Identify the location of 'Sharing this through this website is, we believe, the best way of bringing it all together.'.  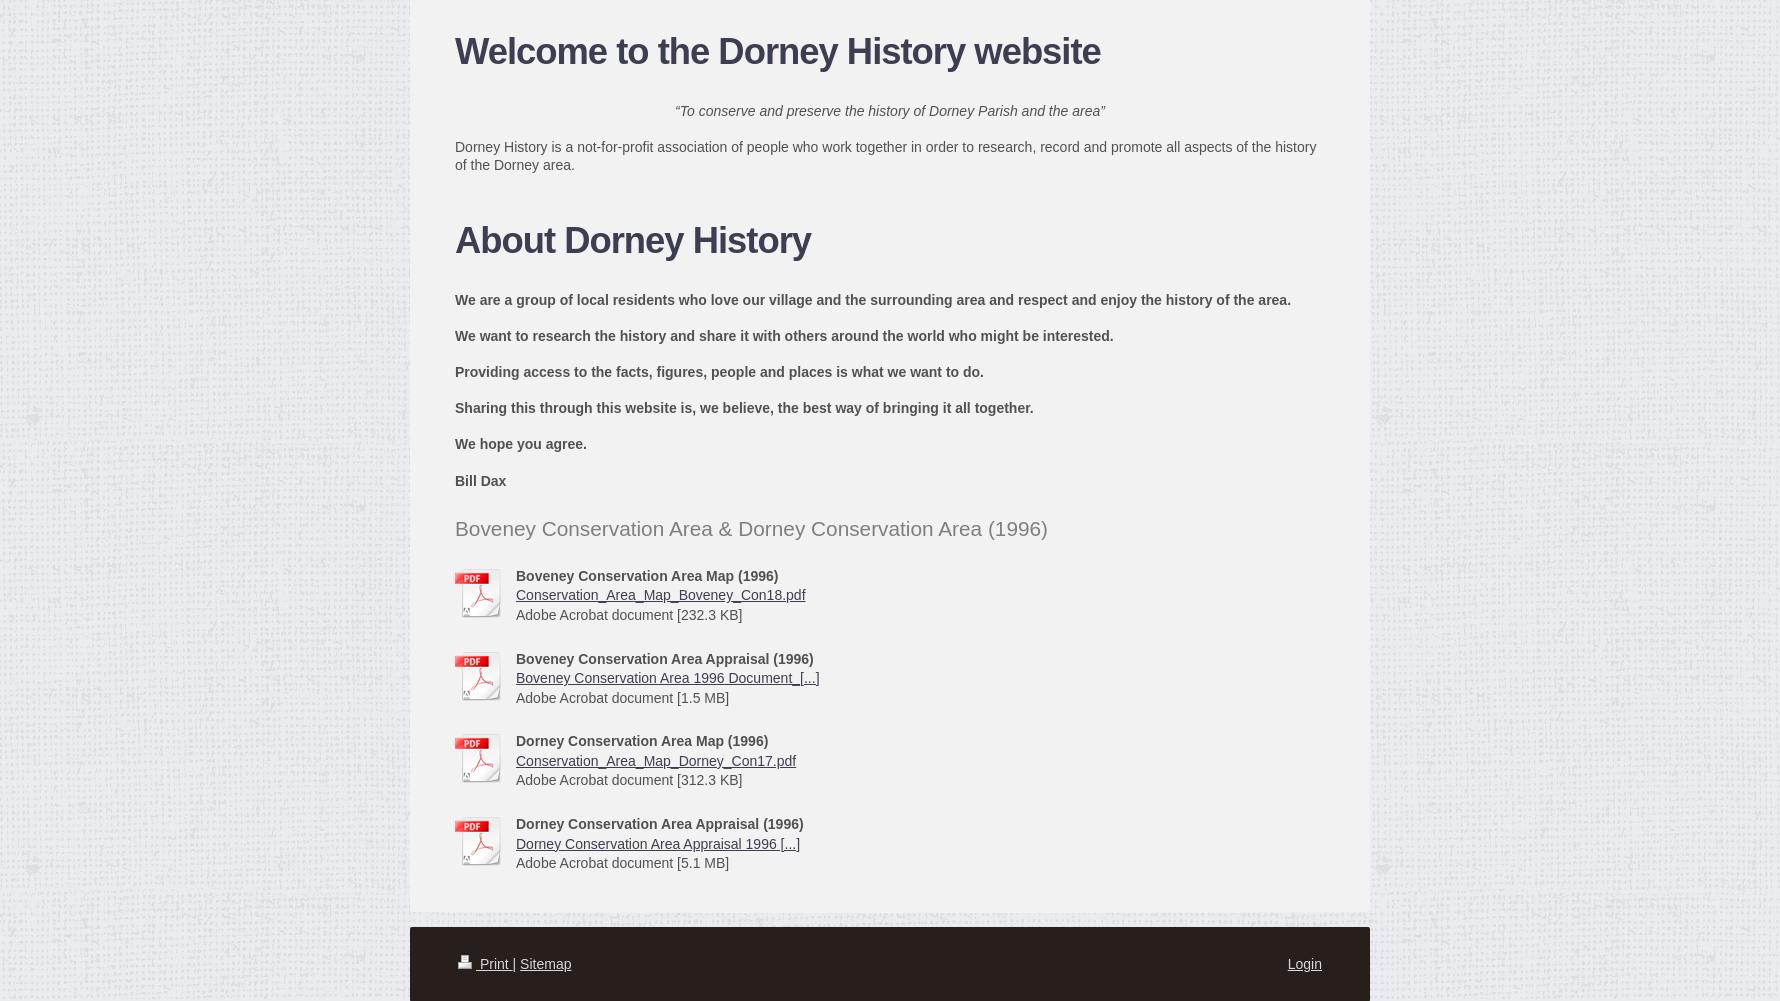
(744, 407).